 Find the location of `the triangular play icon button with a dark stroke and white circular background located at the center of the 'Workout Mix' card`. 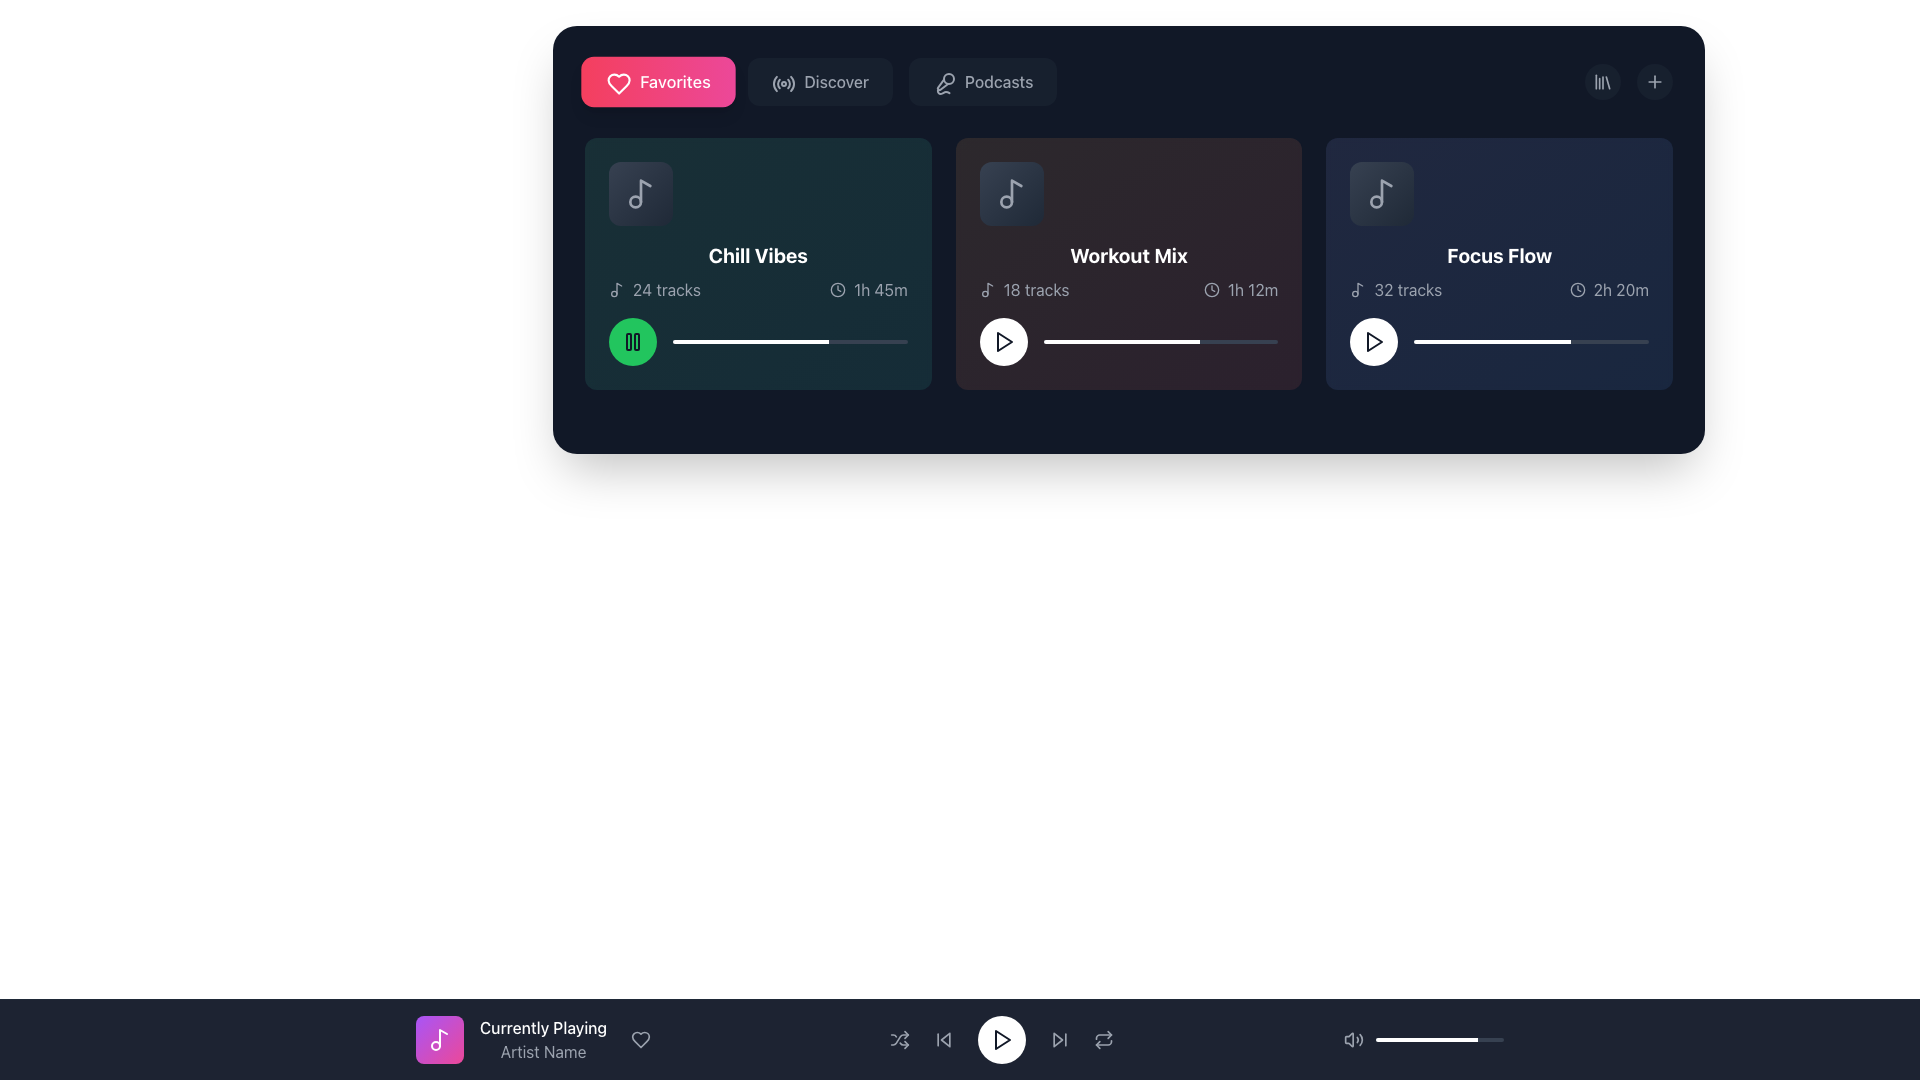

the triangular play icon button with a dark stroke and white circular background located at the center of the 'Workout Mix' card is located at coordinates (1003, 341).